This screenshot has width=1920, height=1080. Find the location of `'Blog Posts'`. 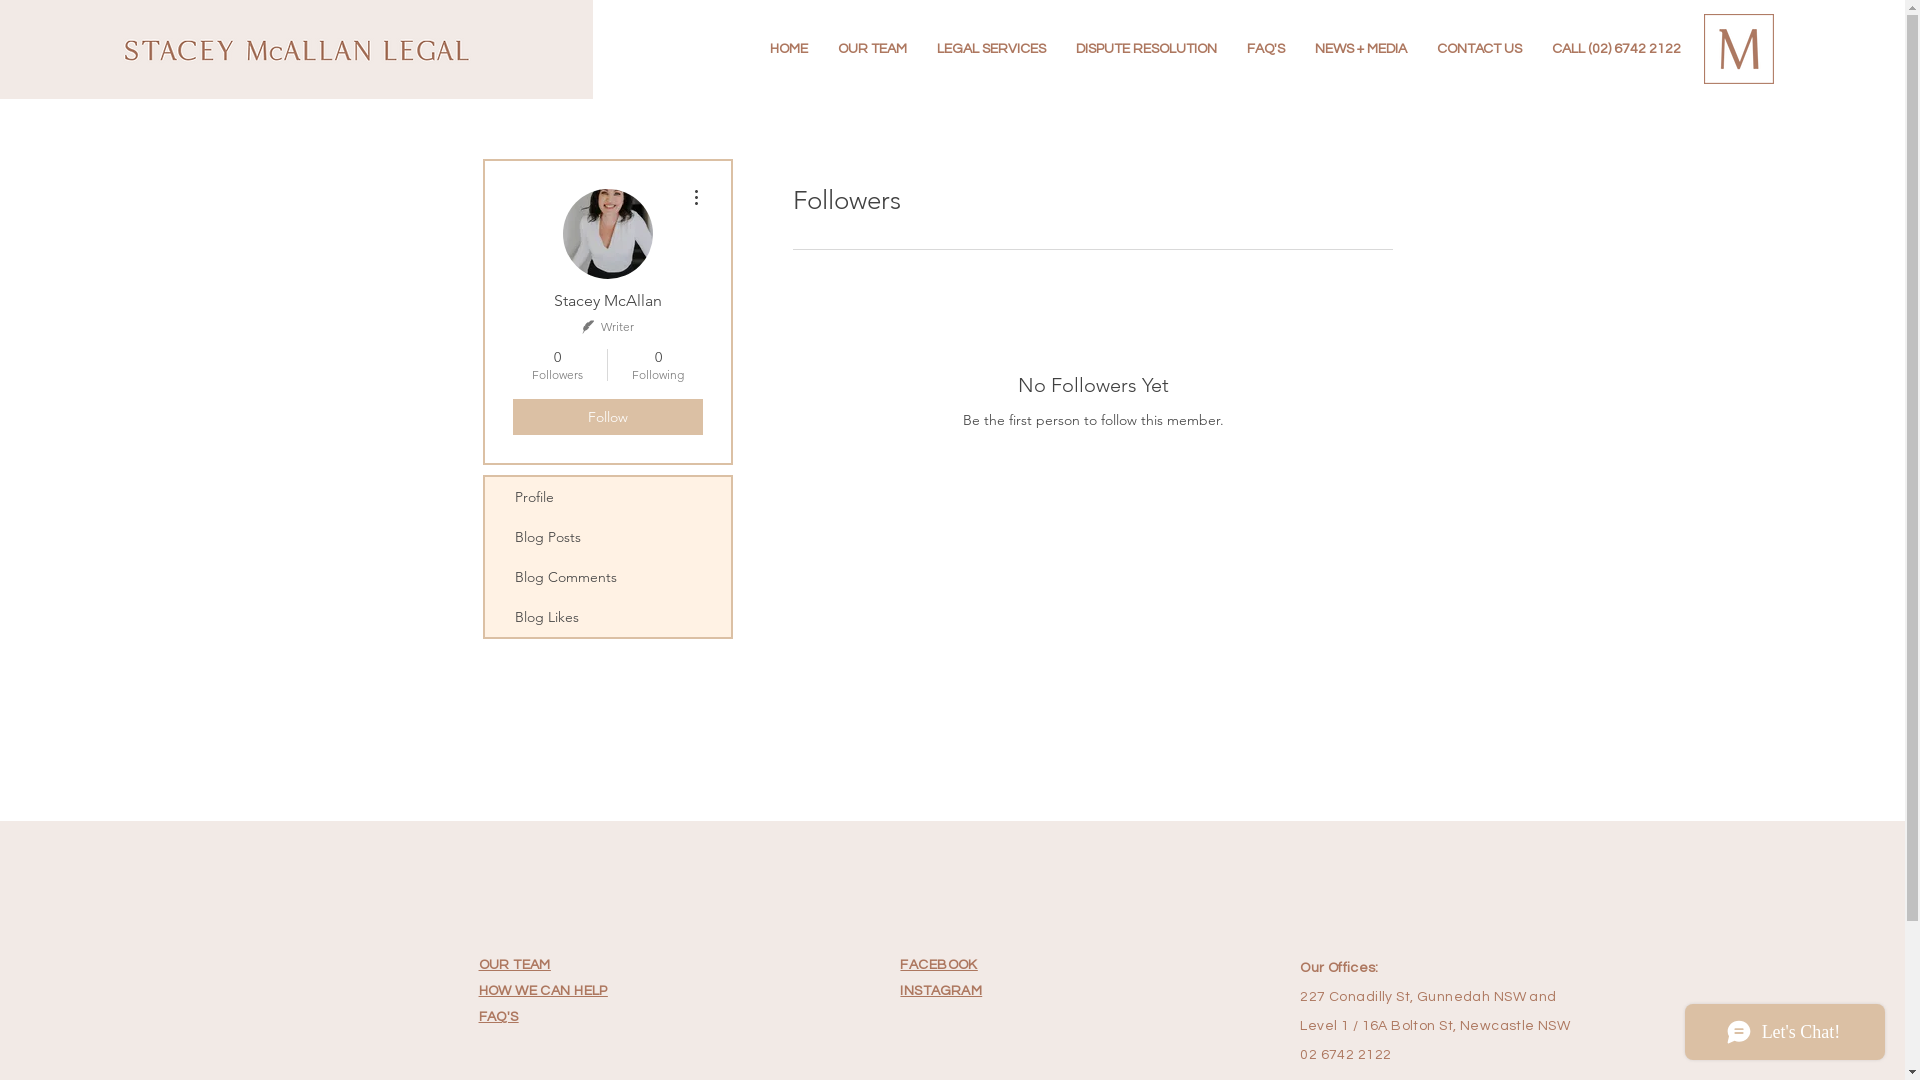

'Blog Posts' is located at coordinates (605, 535).